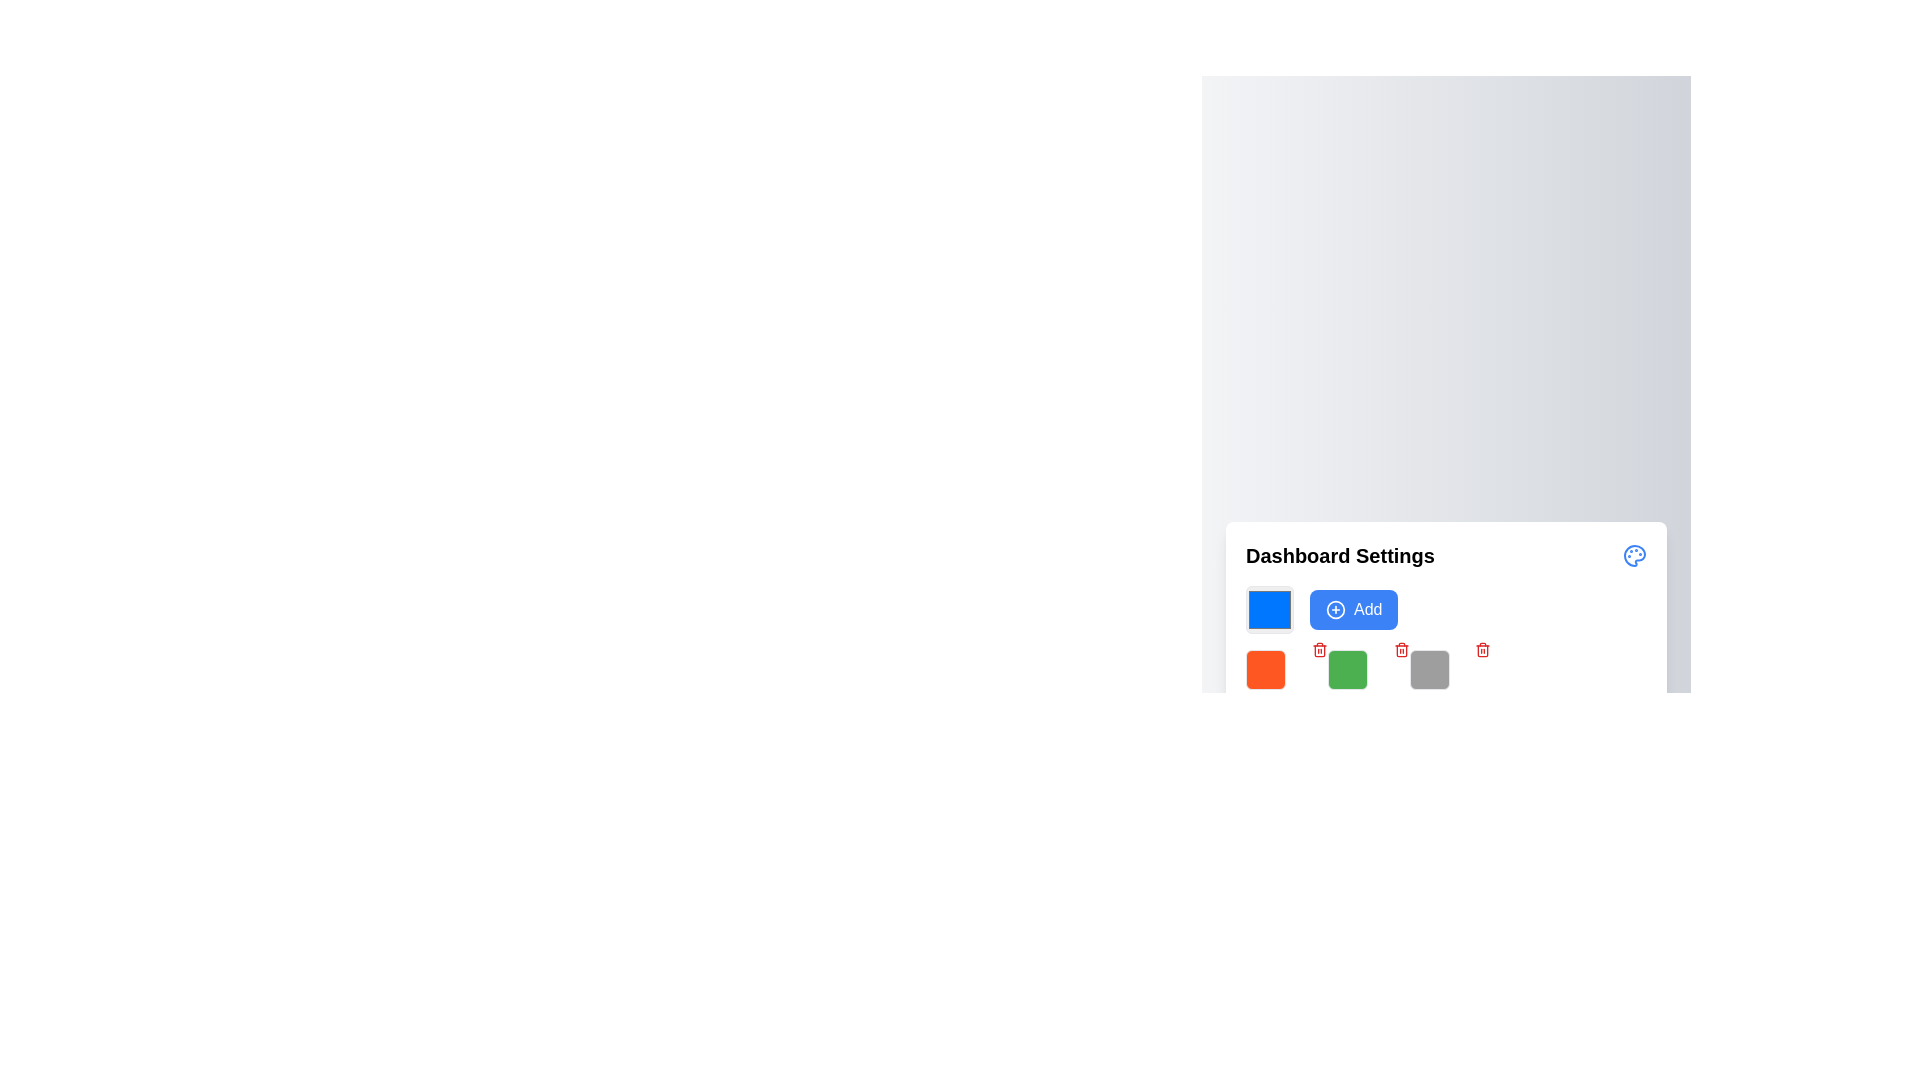  What do you see at coordinates (1446, 670) in the screenshot?
I see `the fourth square in the grid under the 'Dashboard Settings' title` at bounding box center [1446, 670].